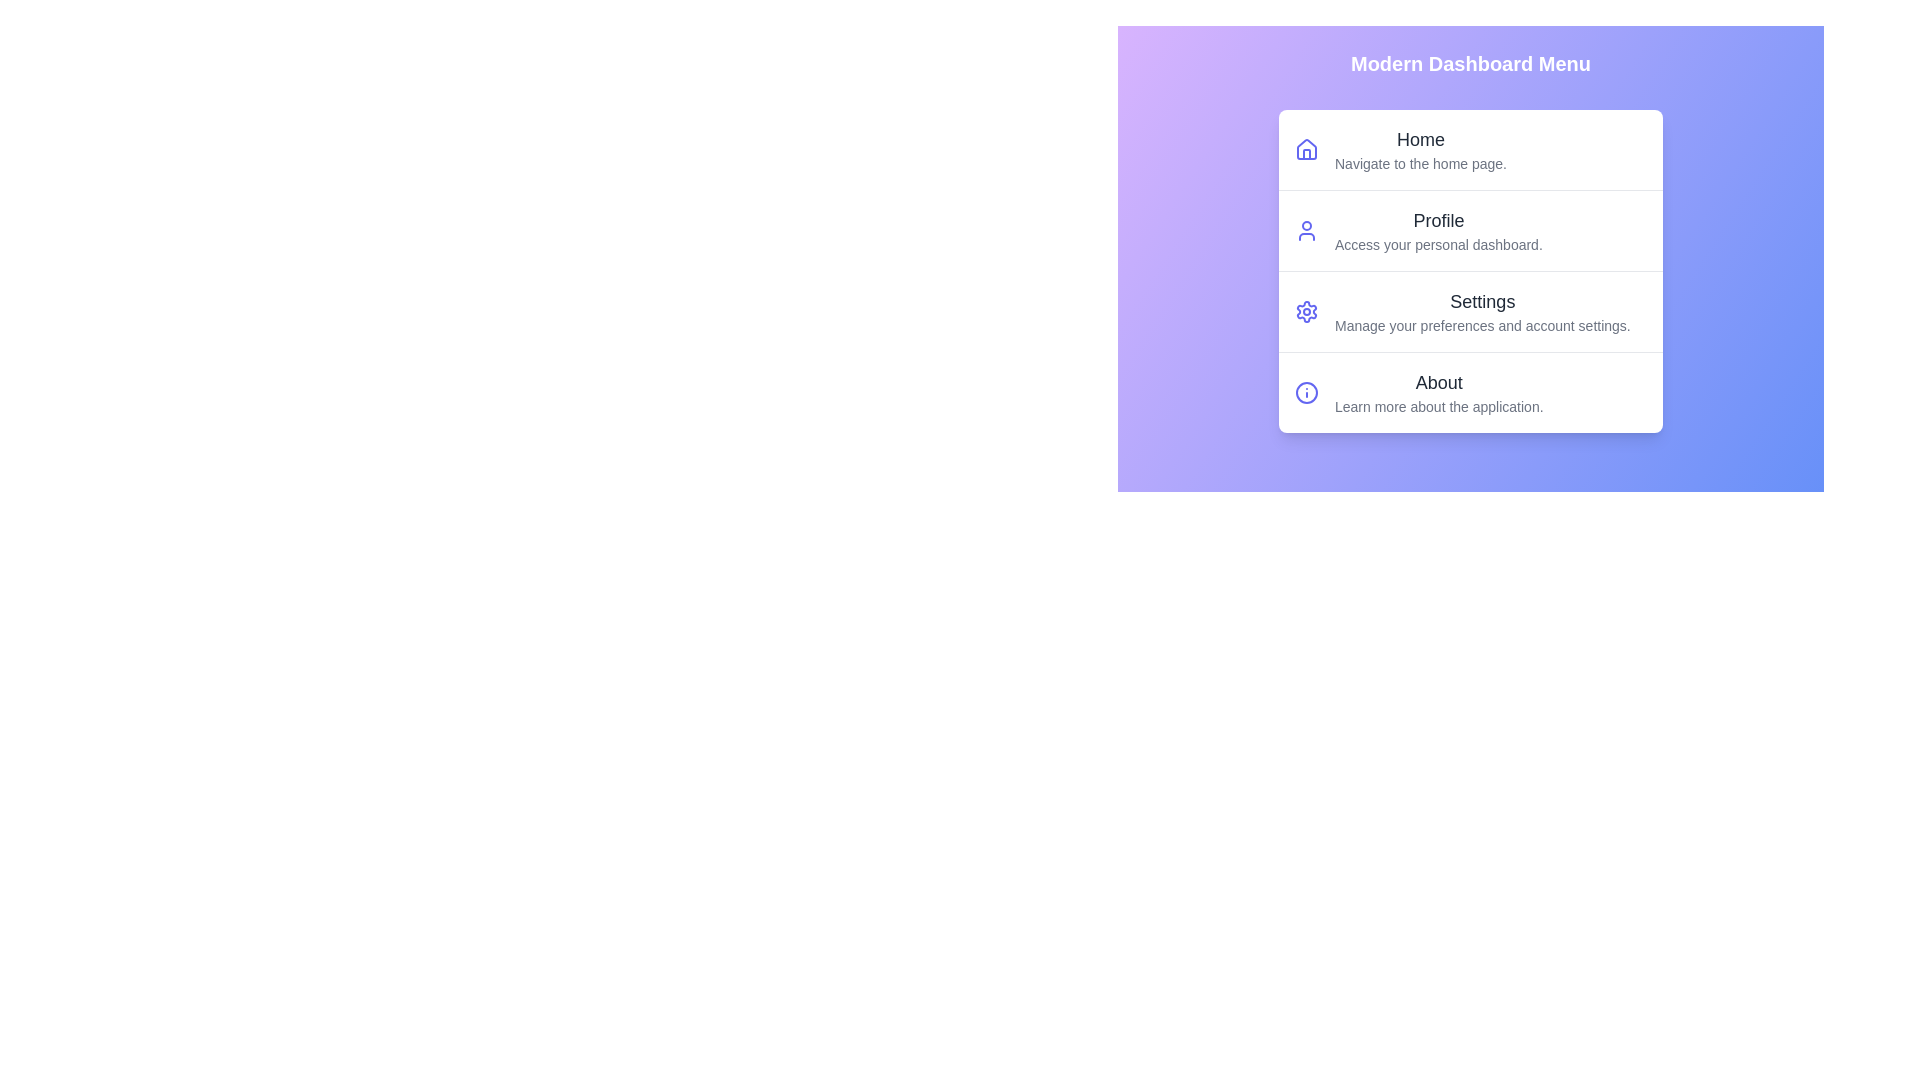 The width and height of the screenshot is (1920, 1080). I want to click on the menu item corresponding to About, so click(1470, 392).